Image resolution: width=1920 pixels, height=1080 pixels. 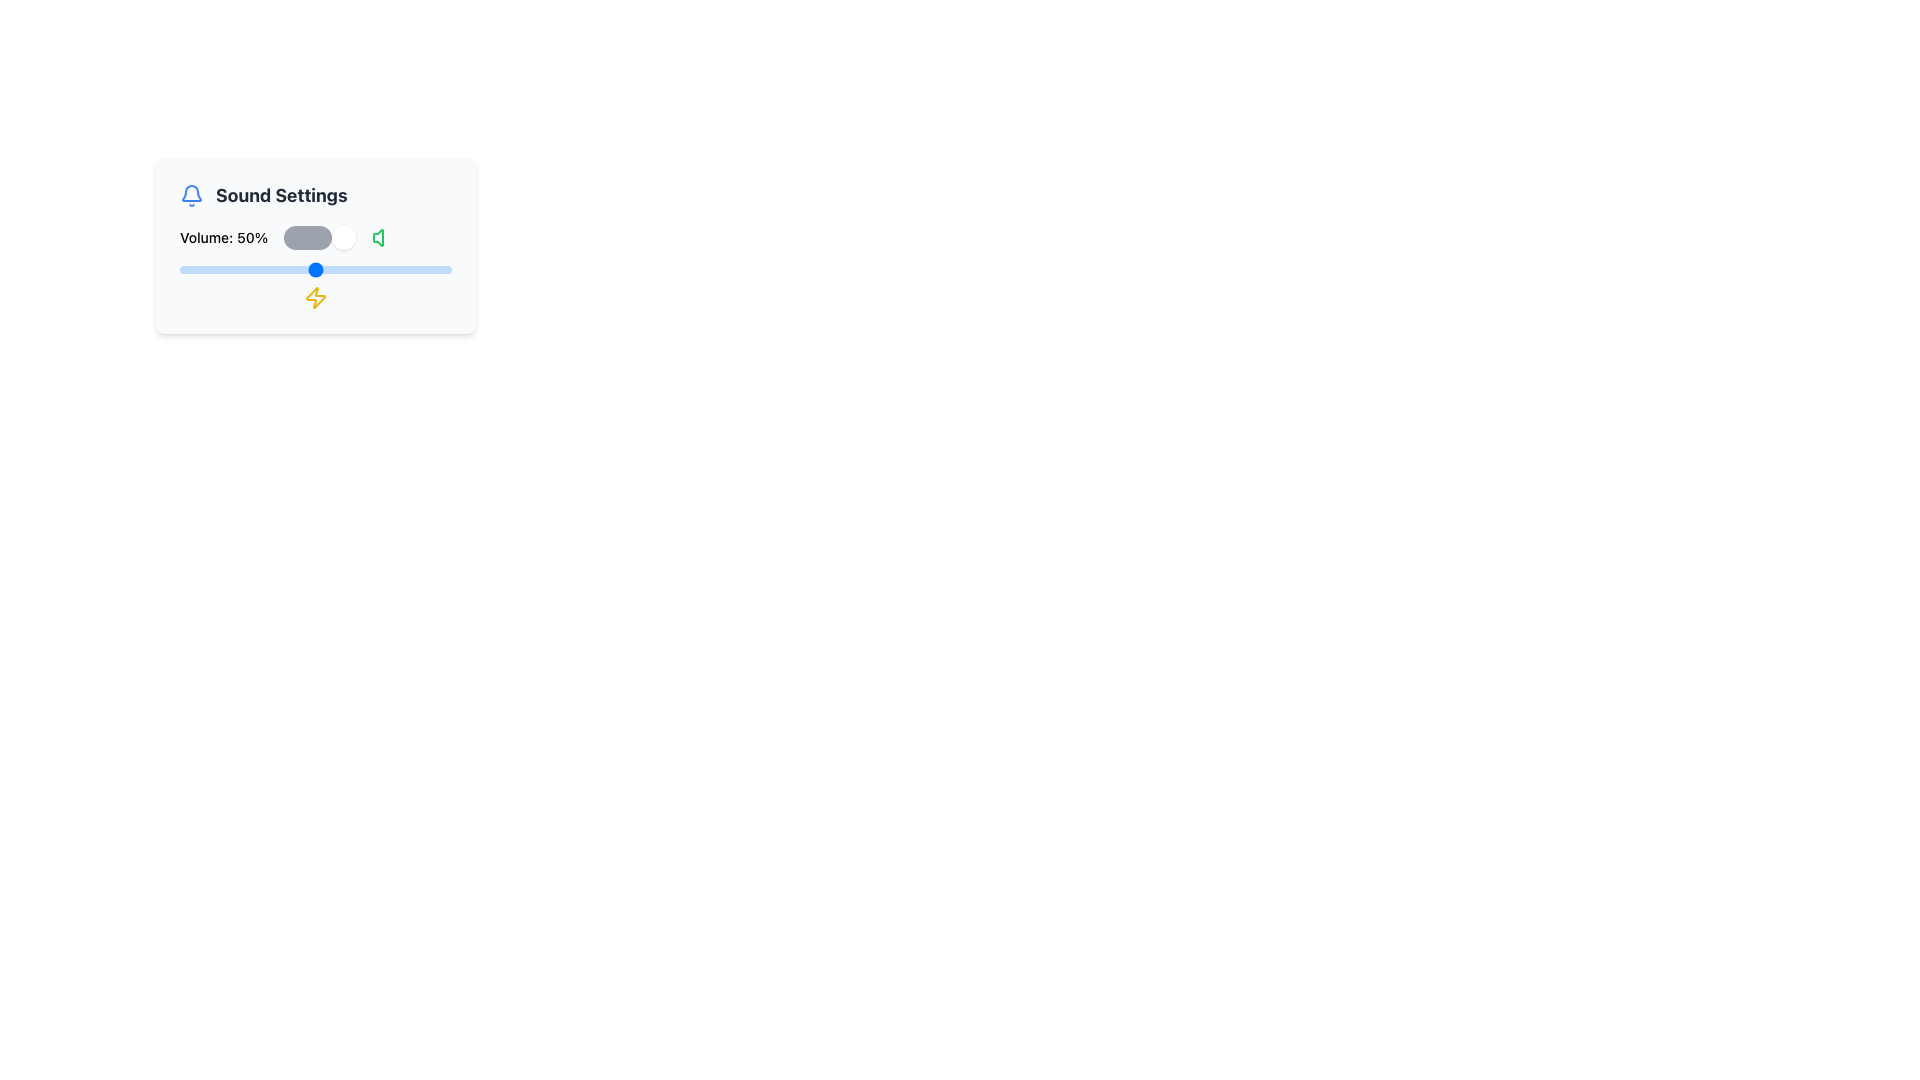 I want to click on the toggle switch located in the 'Volume: 50%' section to switch its state, so click(x=320, y=237).